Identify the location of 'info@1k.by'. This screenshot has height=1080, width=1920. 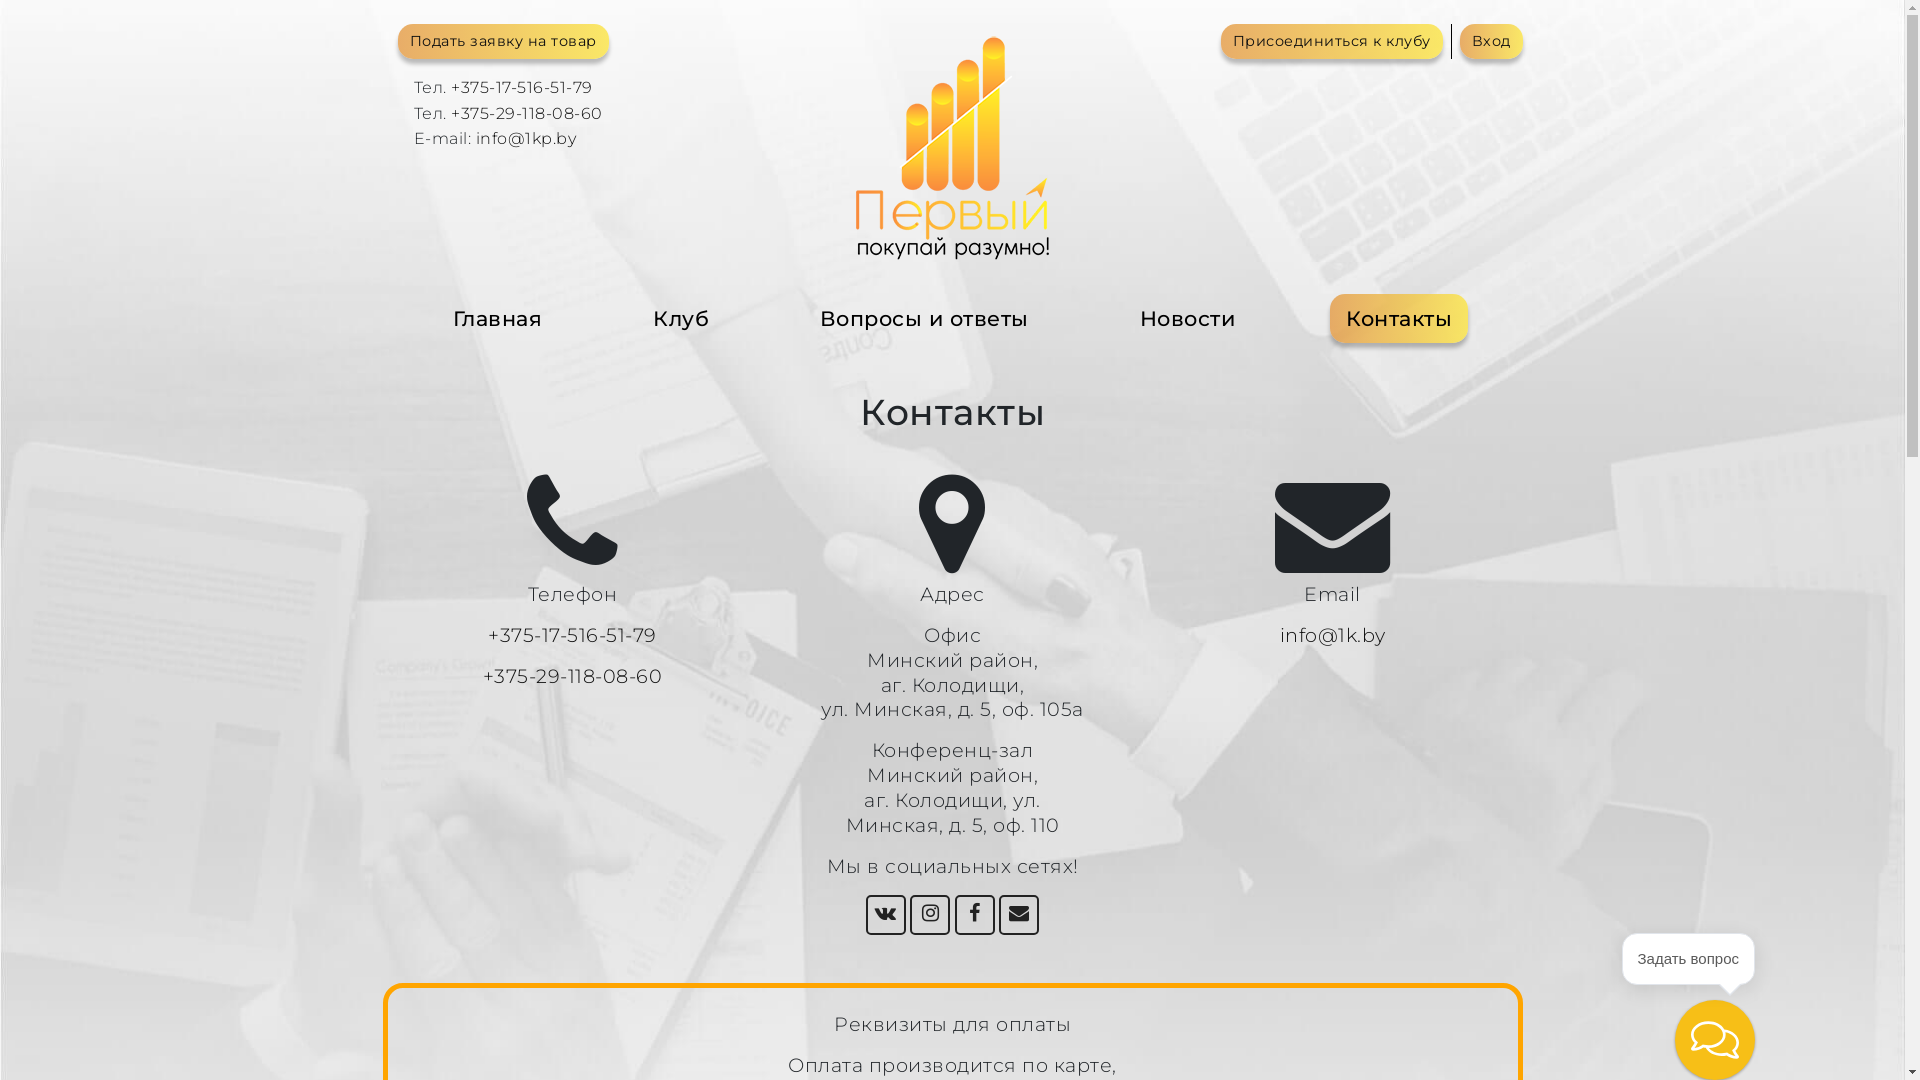
(1333, 635).